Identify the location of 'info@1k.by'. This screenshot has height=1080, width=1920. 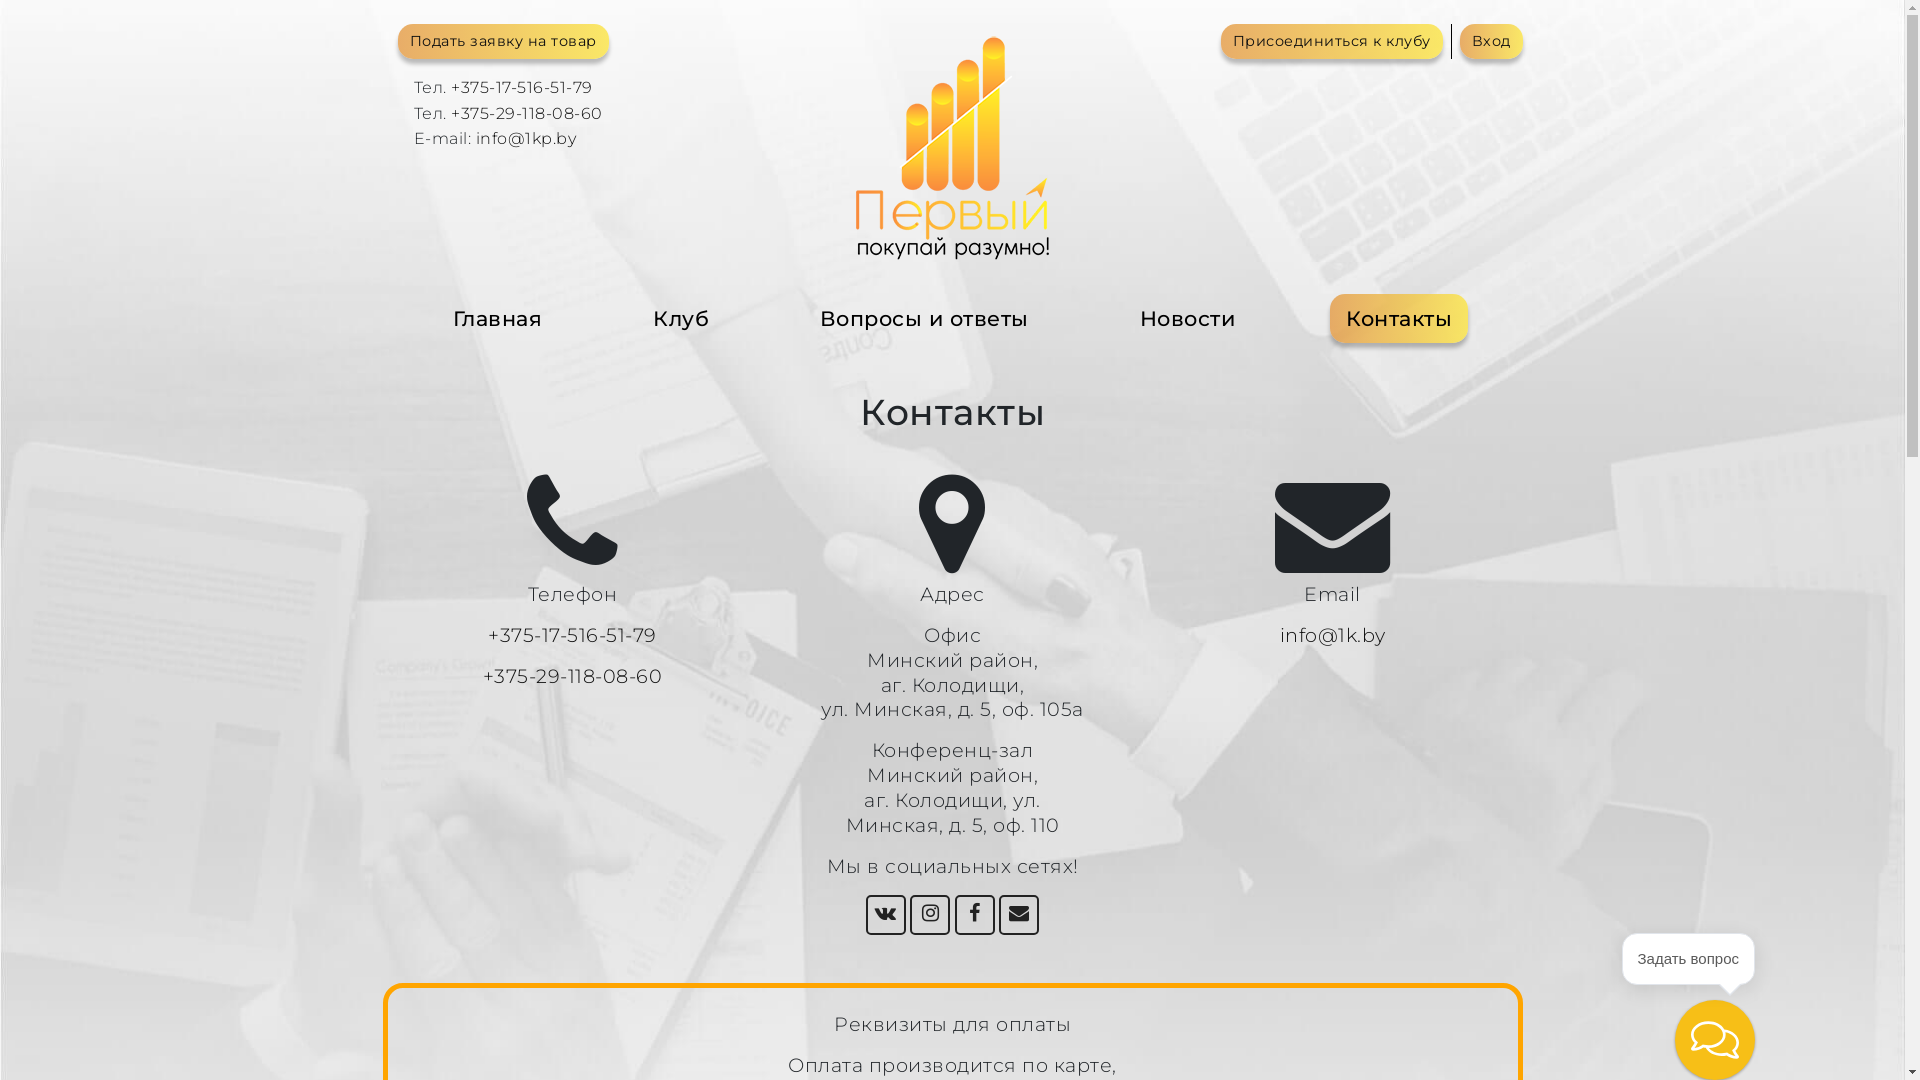
(1333, 635).